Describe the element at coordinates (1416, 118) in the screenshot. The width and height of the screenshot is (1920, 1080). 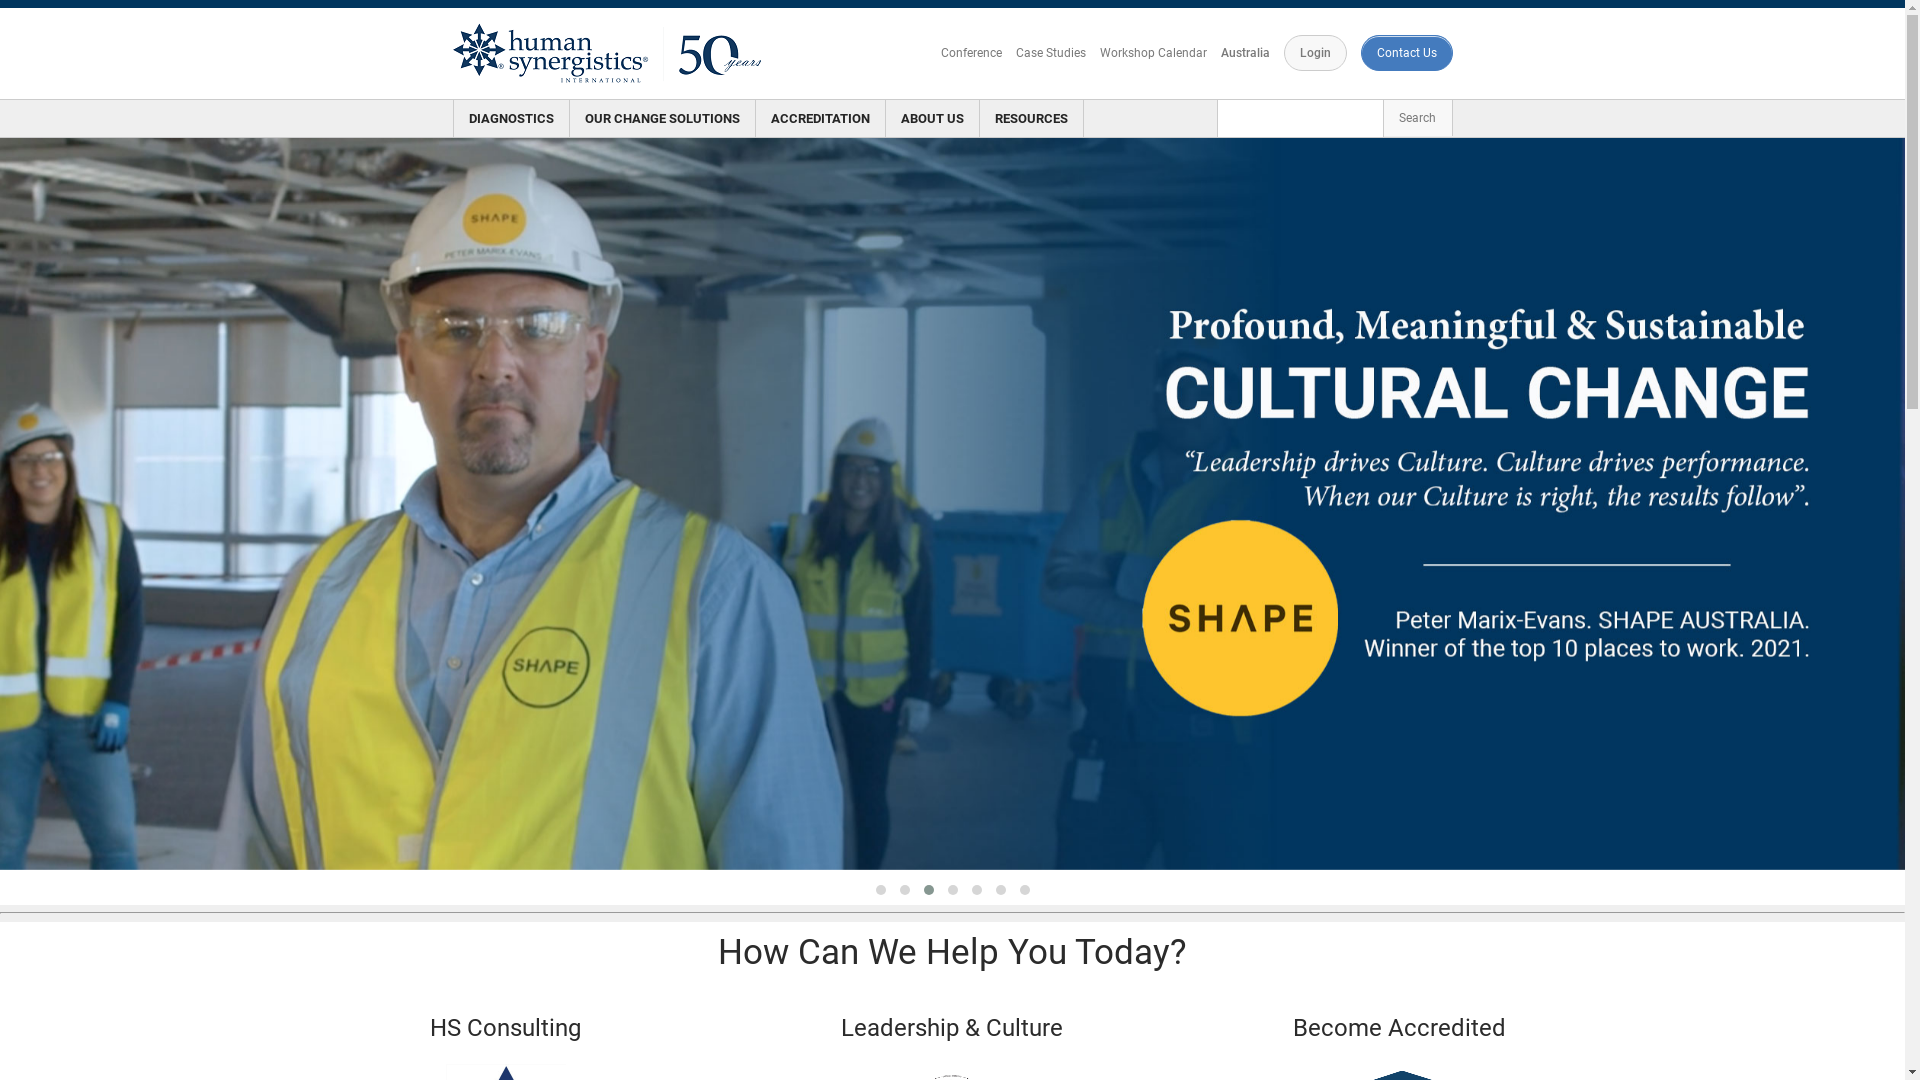
I see `'Search'` at that location.